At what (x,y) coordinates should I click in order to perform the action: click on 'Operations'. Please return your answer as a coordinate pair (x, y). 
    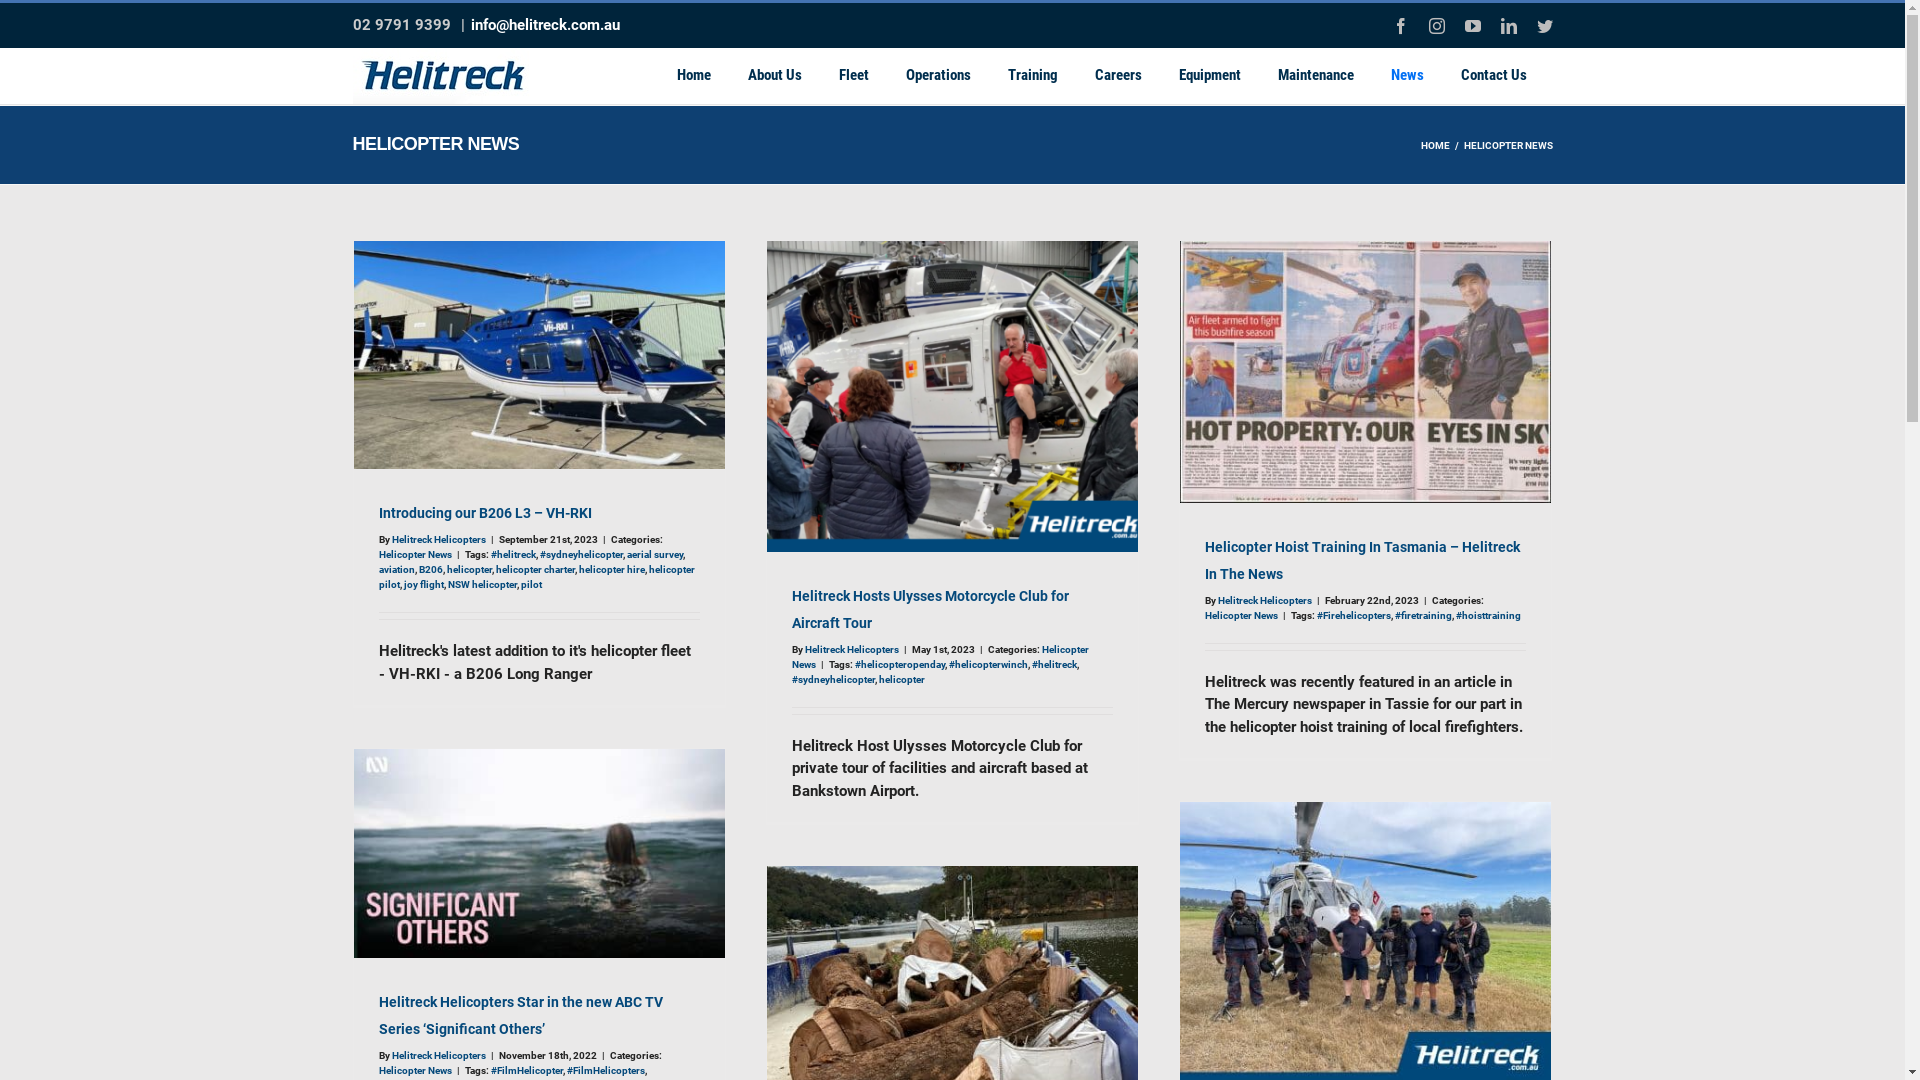
    Looking at the image, I should click on (936, 74).